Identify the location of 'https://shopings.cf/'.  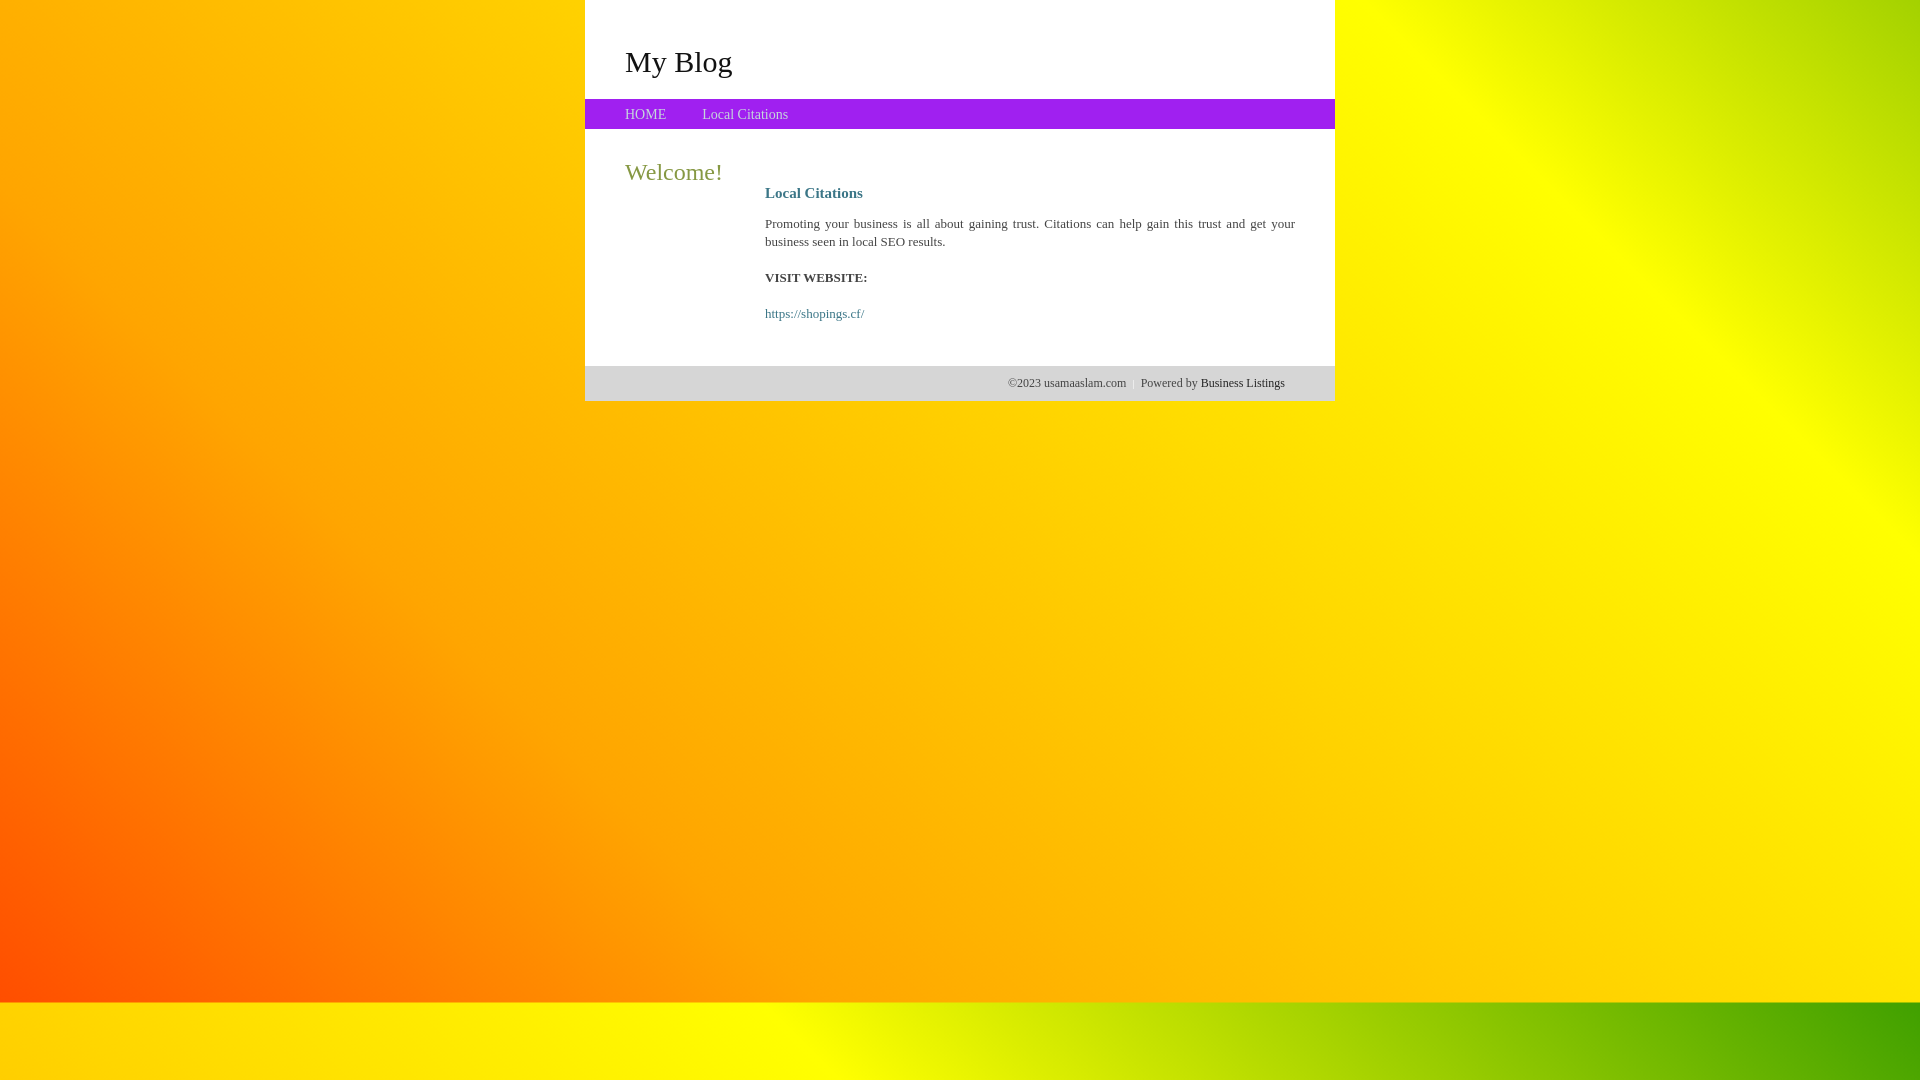
(814, 313).